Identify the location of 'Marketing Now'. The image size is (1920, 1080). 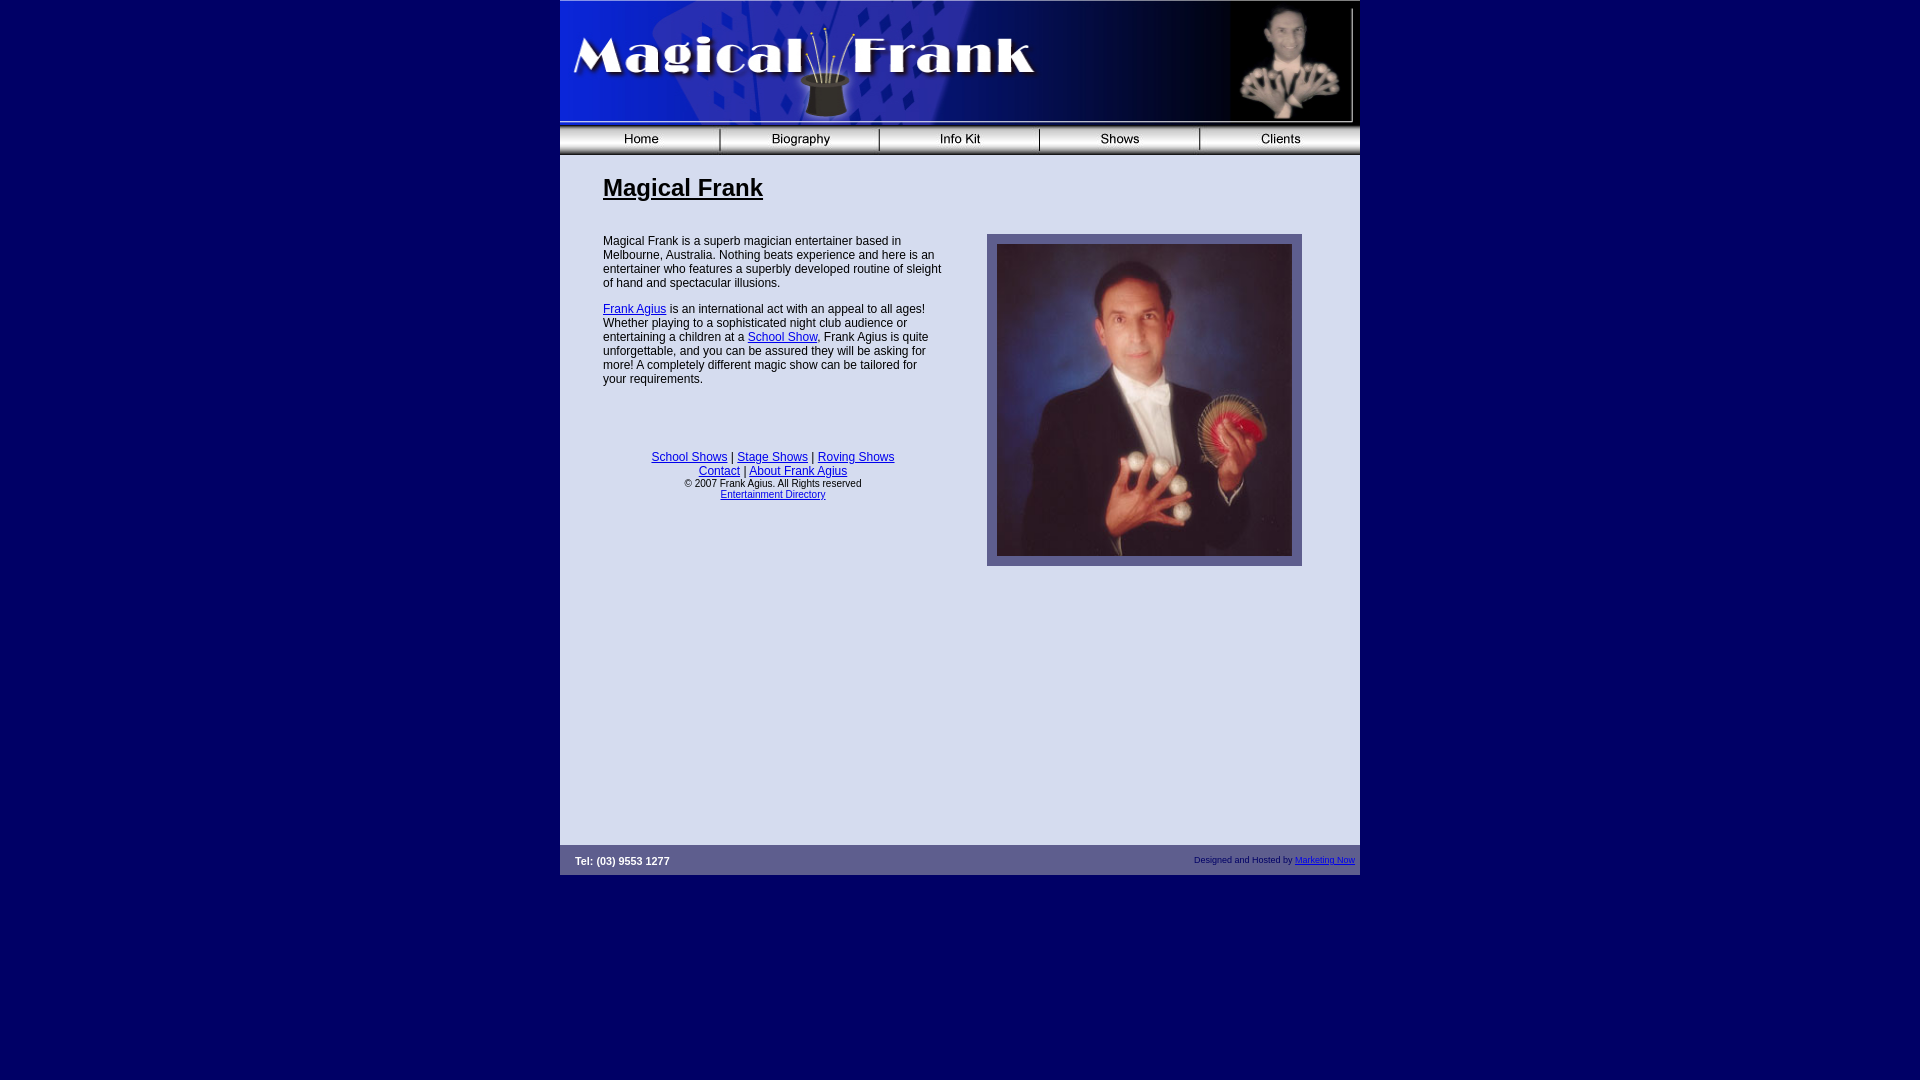
(1324, 859).